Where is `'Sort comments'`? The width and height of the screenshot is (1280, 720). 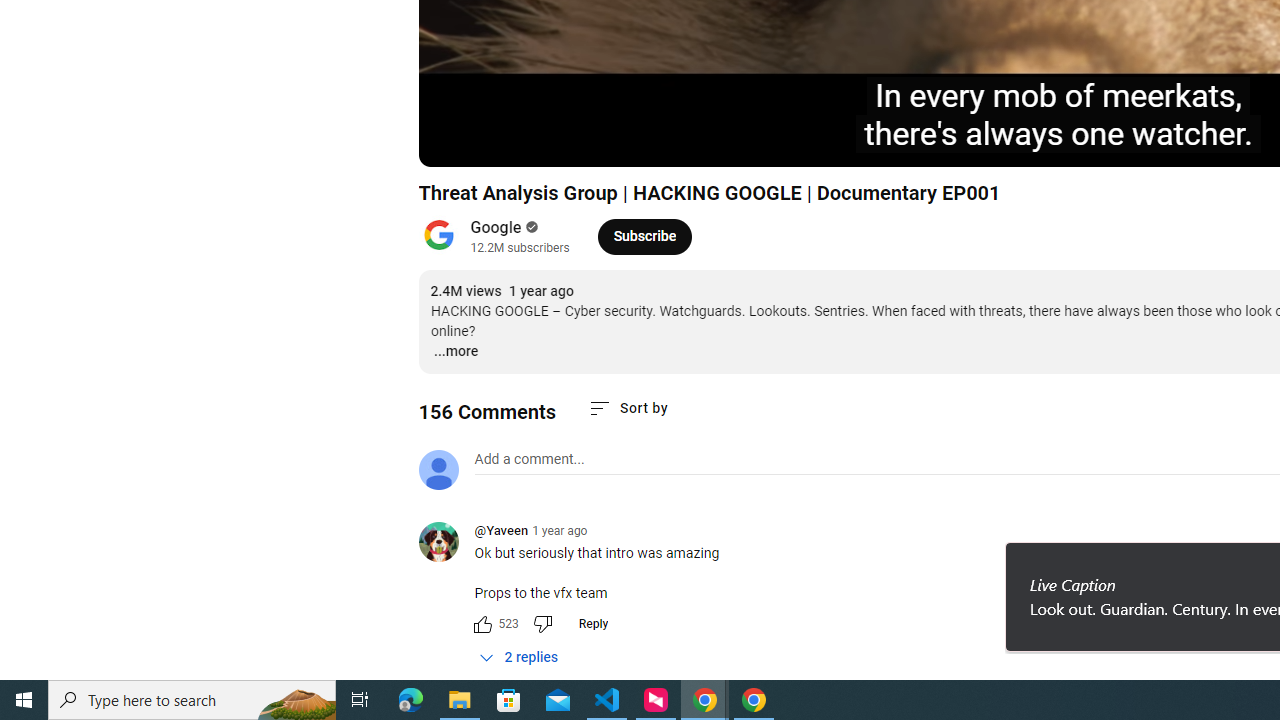
'Sort comments' is located at coordinates (626, 407).